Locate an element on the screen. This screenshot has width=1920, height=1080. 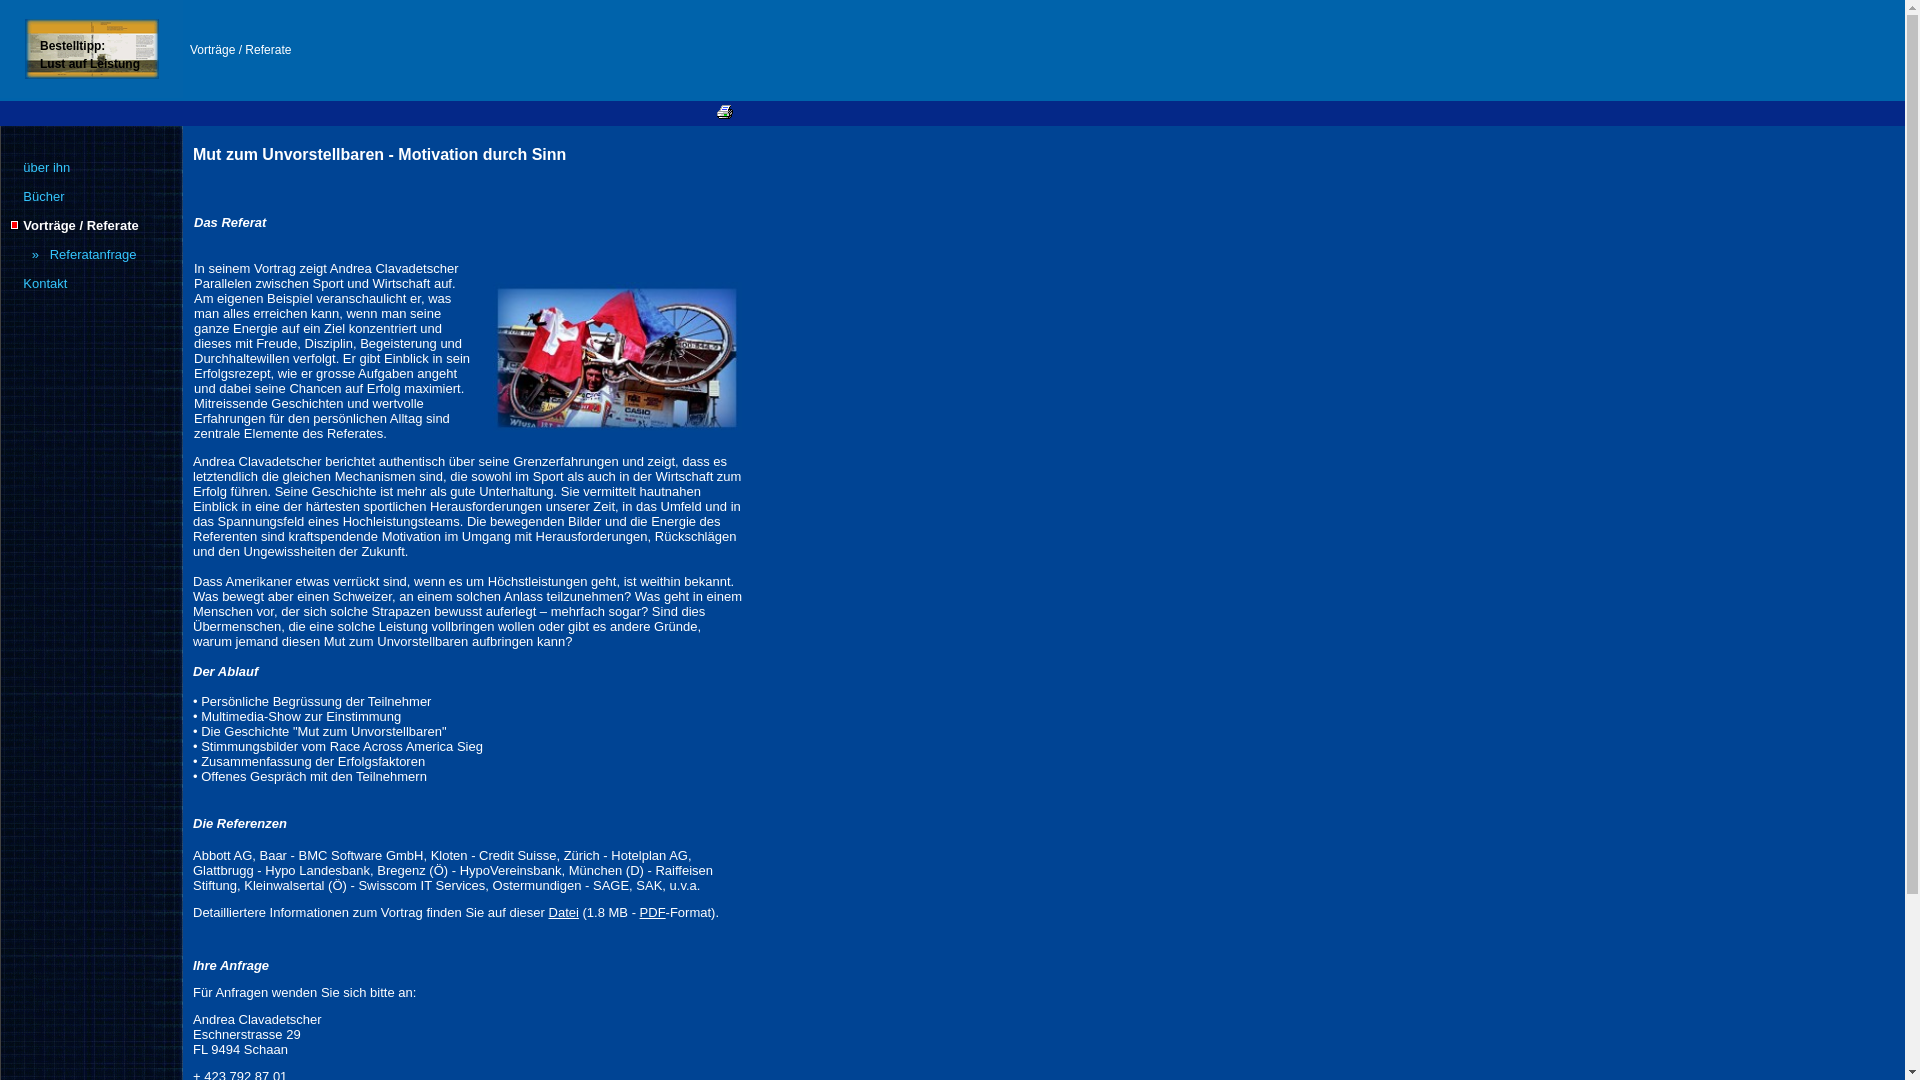
'Bestelltipp: is located at coordinates (89, 53).